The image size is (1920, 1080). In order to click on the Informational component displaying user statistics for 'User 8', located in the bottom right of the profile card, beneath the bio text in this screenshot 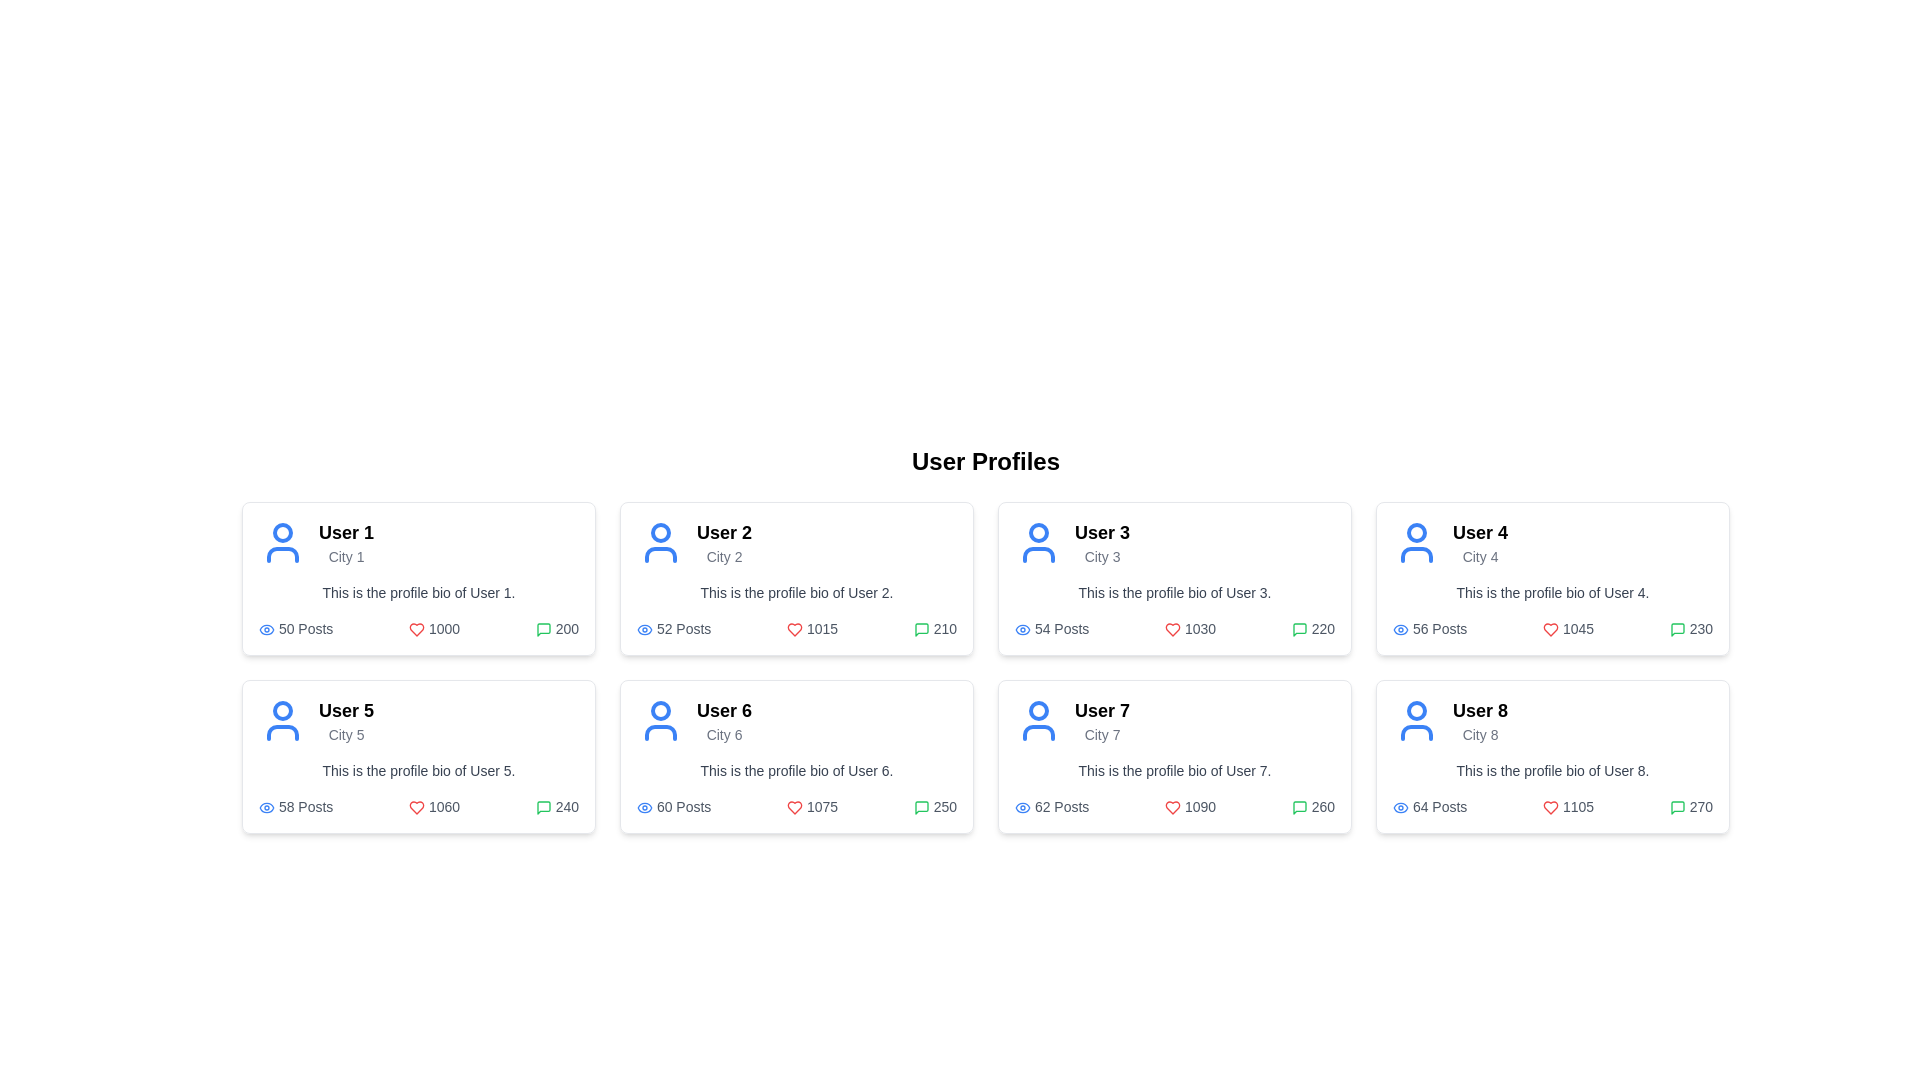, I will do `click(1552, 805)`.